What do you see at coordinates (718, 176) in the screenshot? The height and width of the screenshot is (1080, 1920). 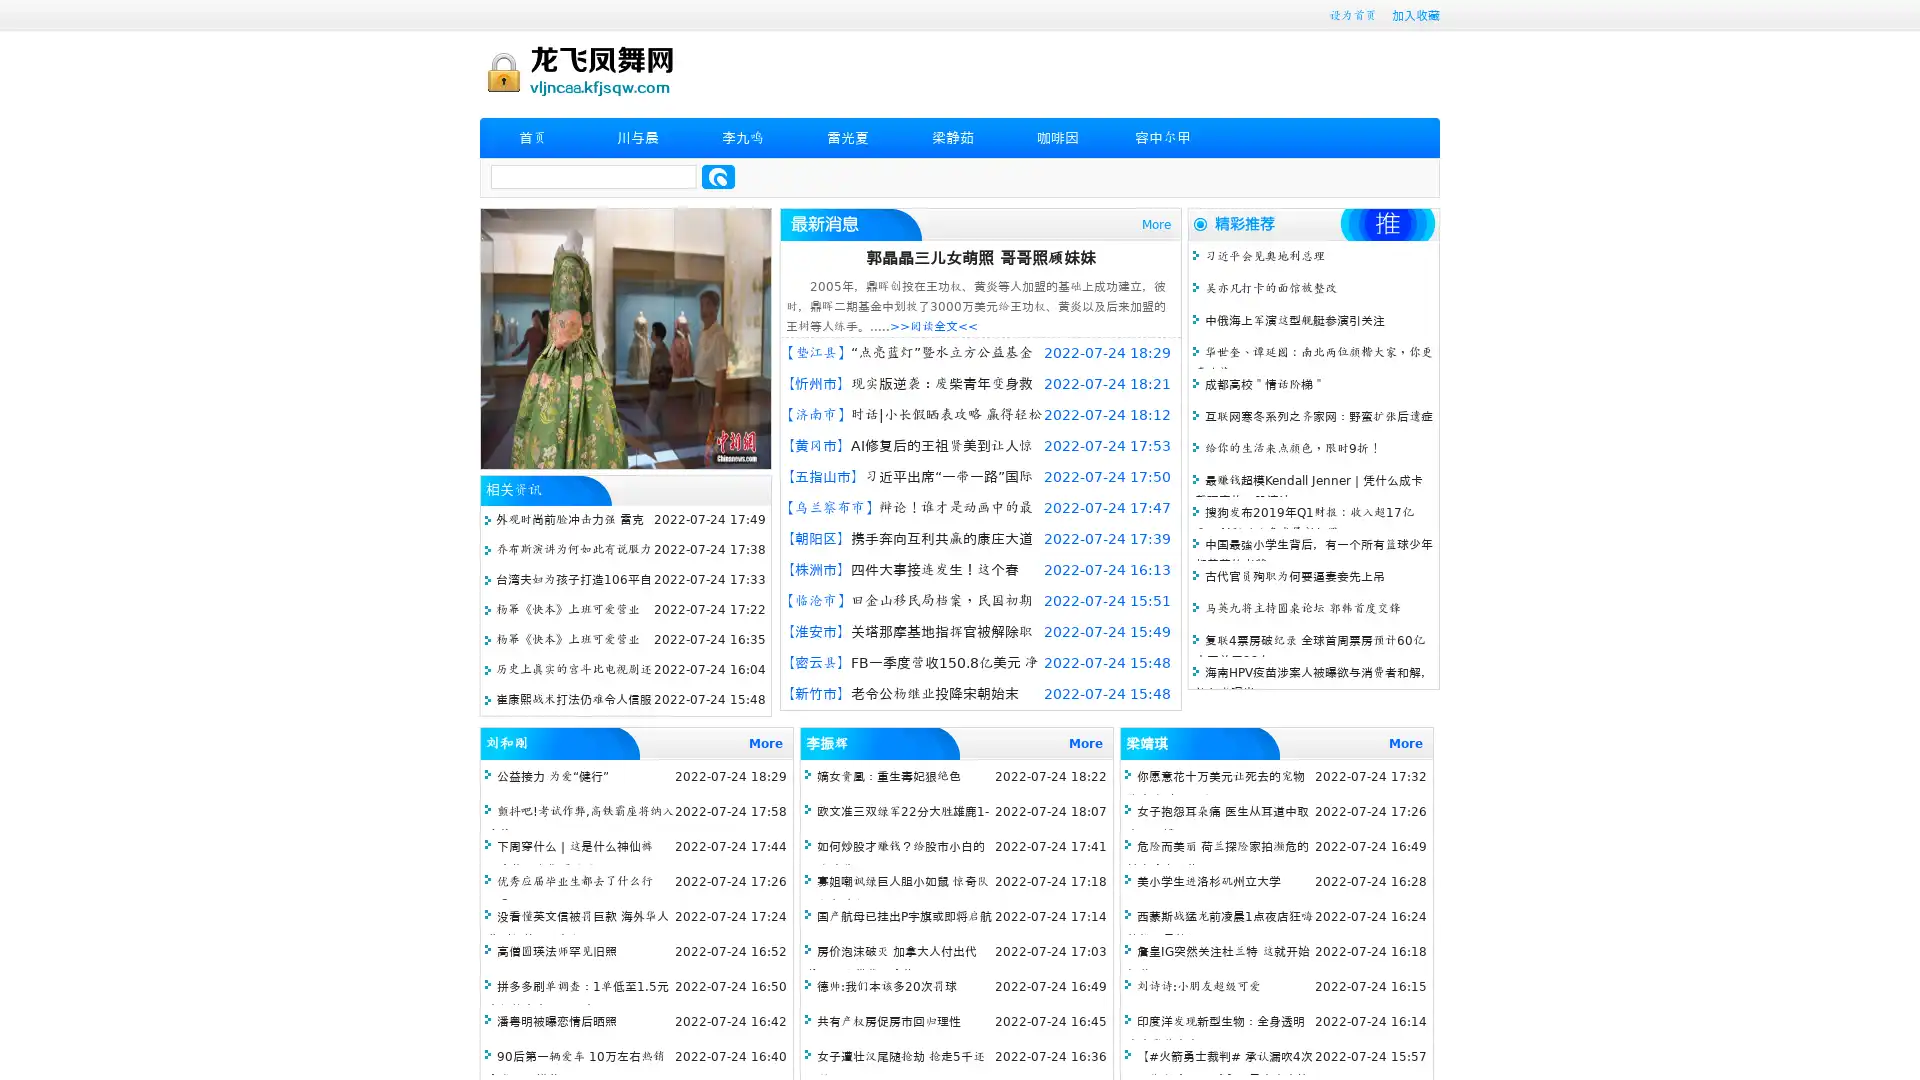 I see `Search` at bounding box center [718, 176].